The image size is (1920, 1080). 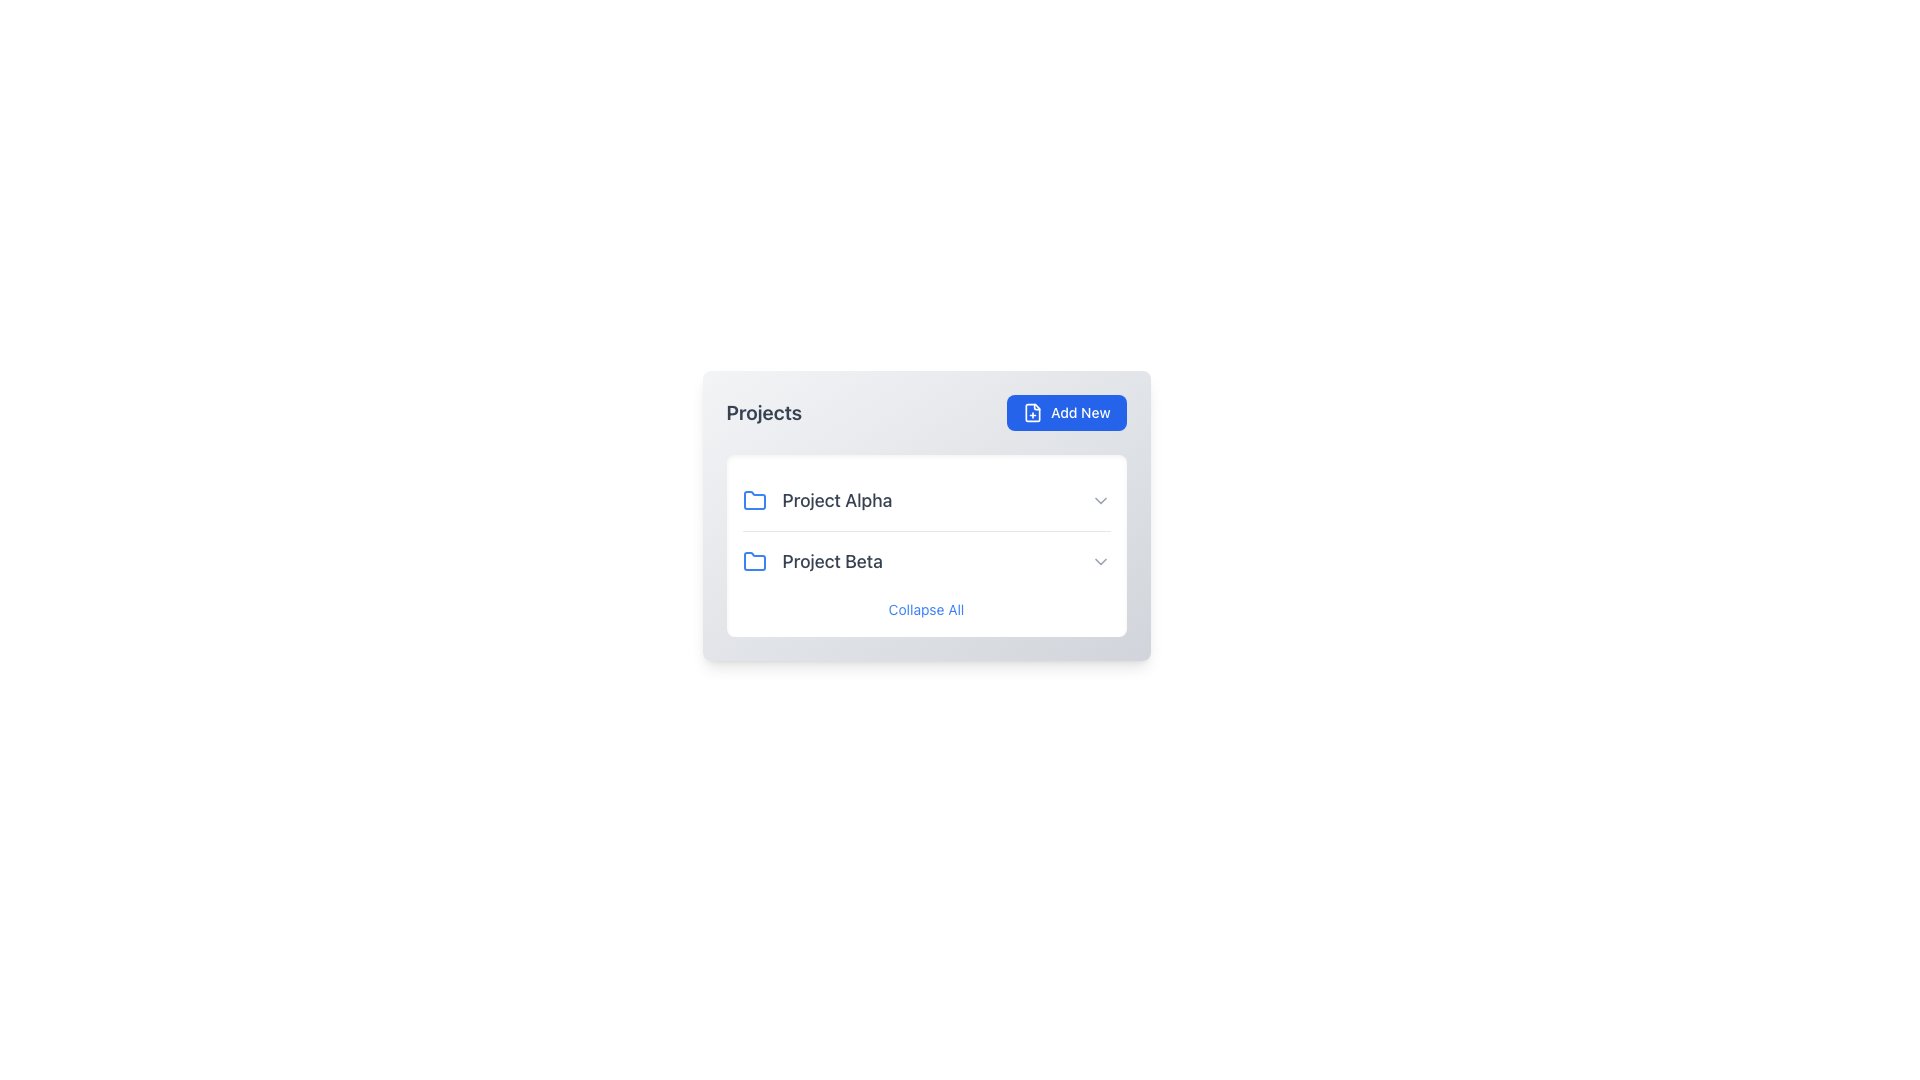 What do you see at coordinates (925, 562) in the screenshot?
I see `on the list item displaying 'Project Beta', which is the second item under the 'Projects' section` at bounding box center [925, 562].